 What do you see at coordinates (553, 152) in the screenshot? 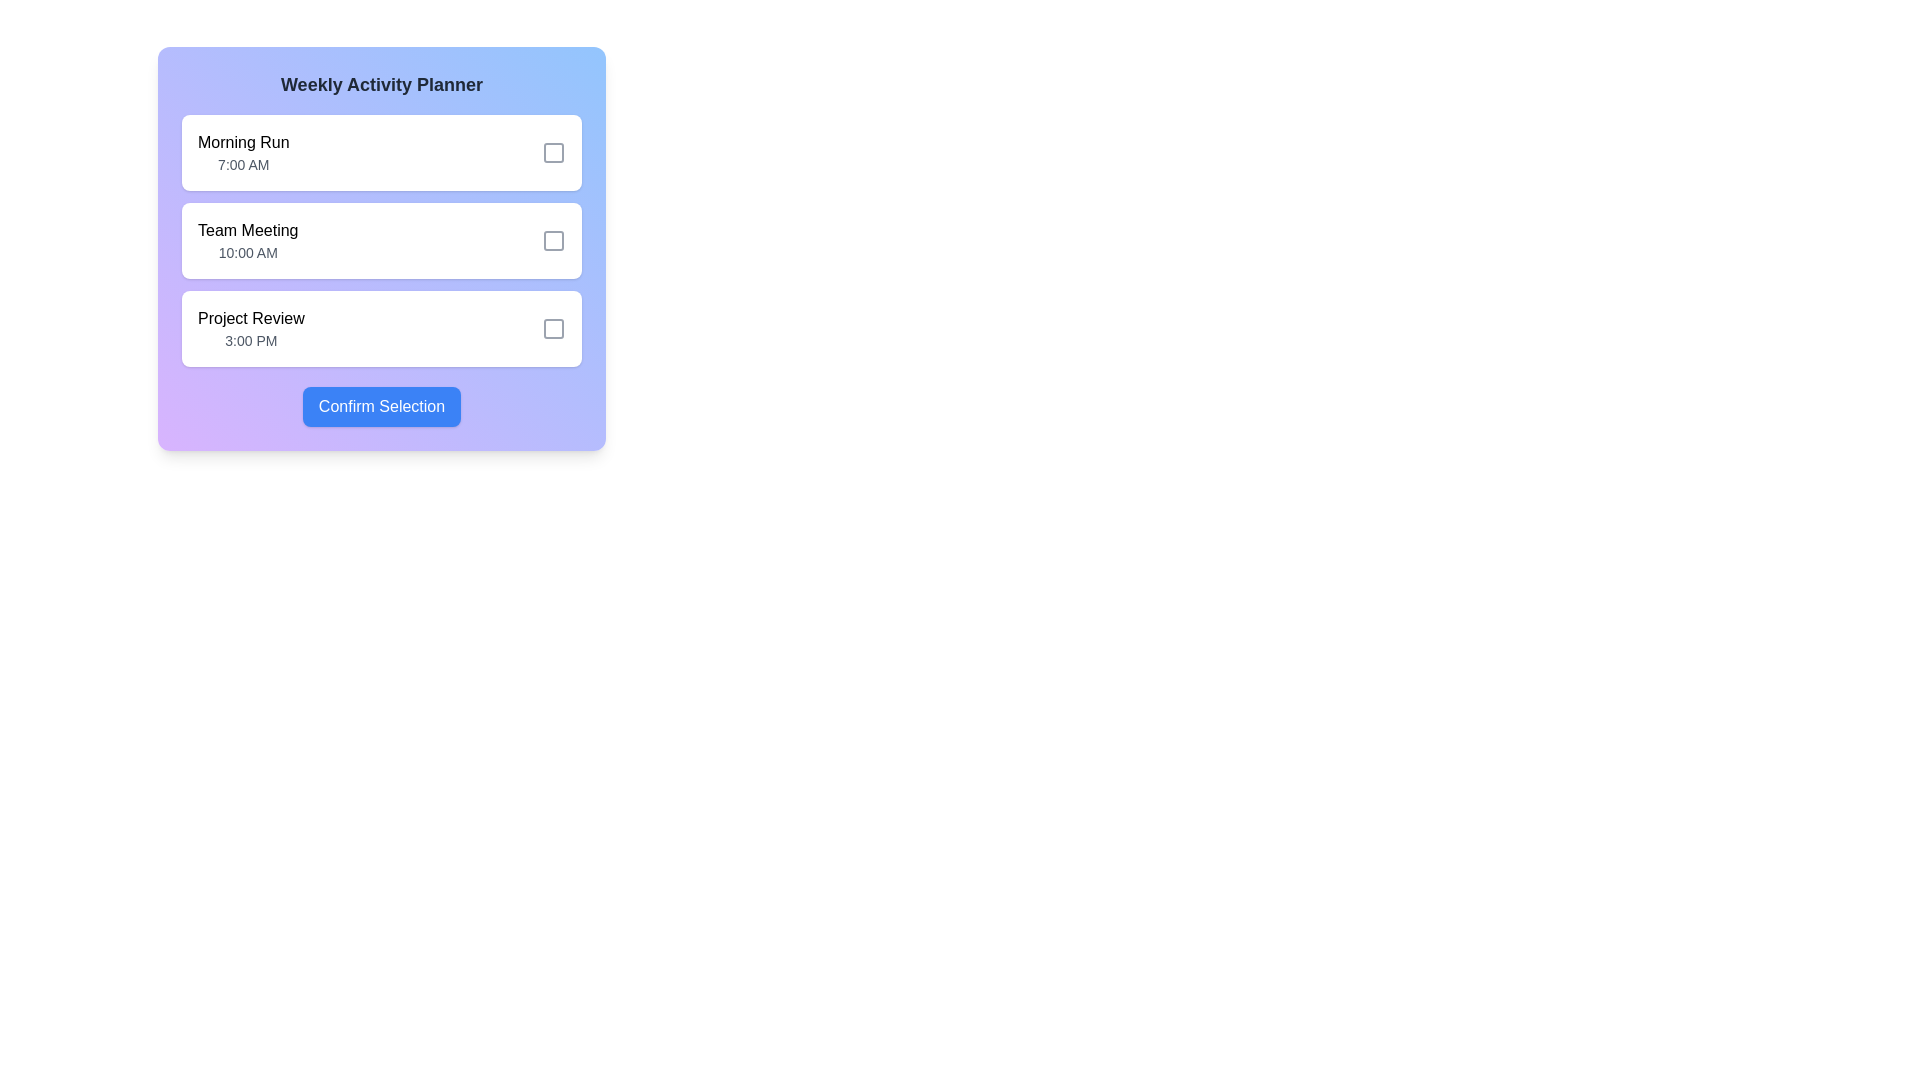
I see `the checkbox that appears as a square icon outlined in gray, located next` at bounding box center [553, 152].